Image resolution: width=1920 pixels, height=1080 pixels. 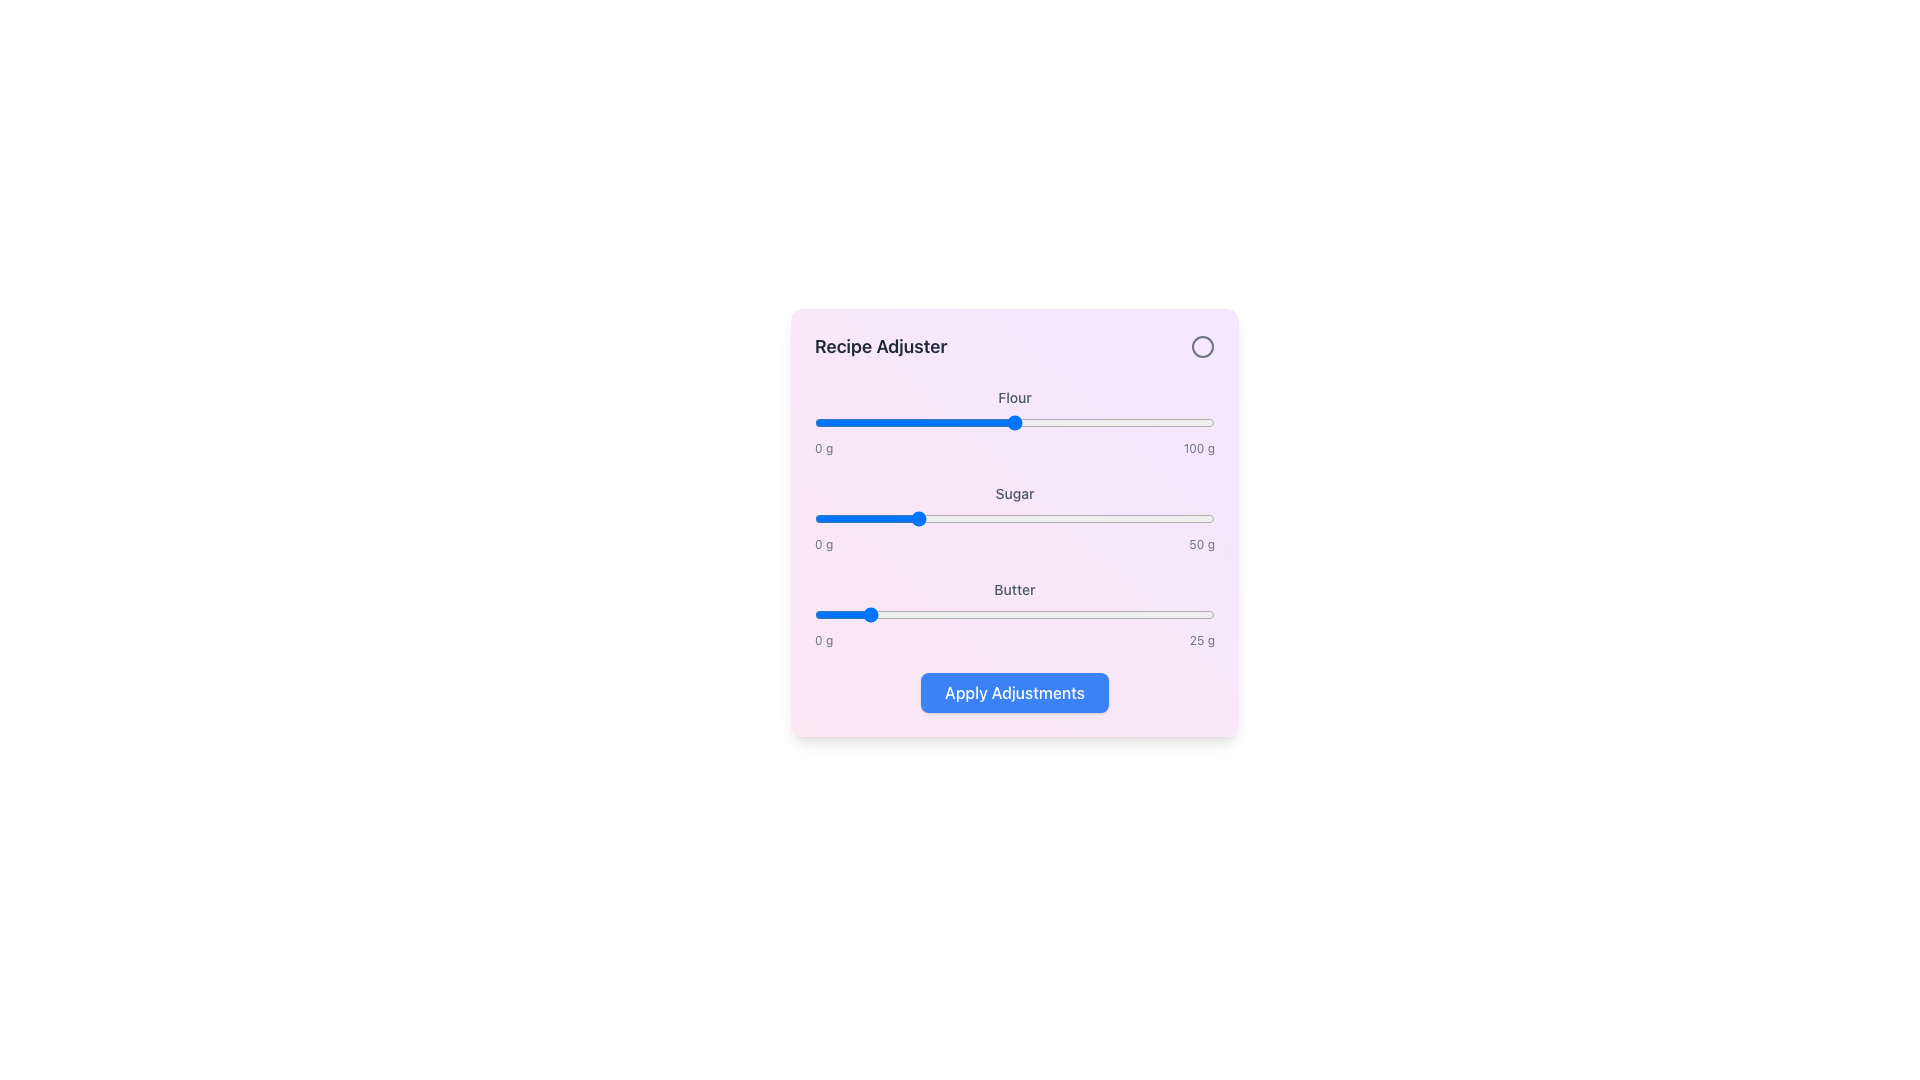 I want to click on sugar level, so click(x=1158, y=518).